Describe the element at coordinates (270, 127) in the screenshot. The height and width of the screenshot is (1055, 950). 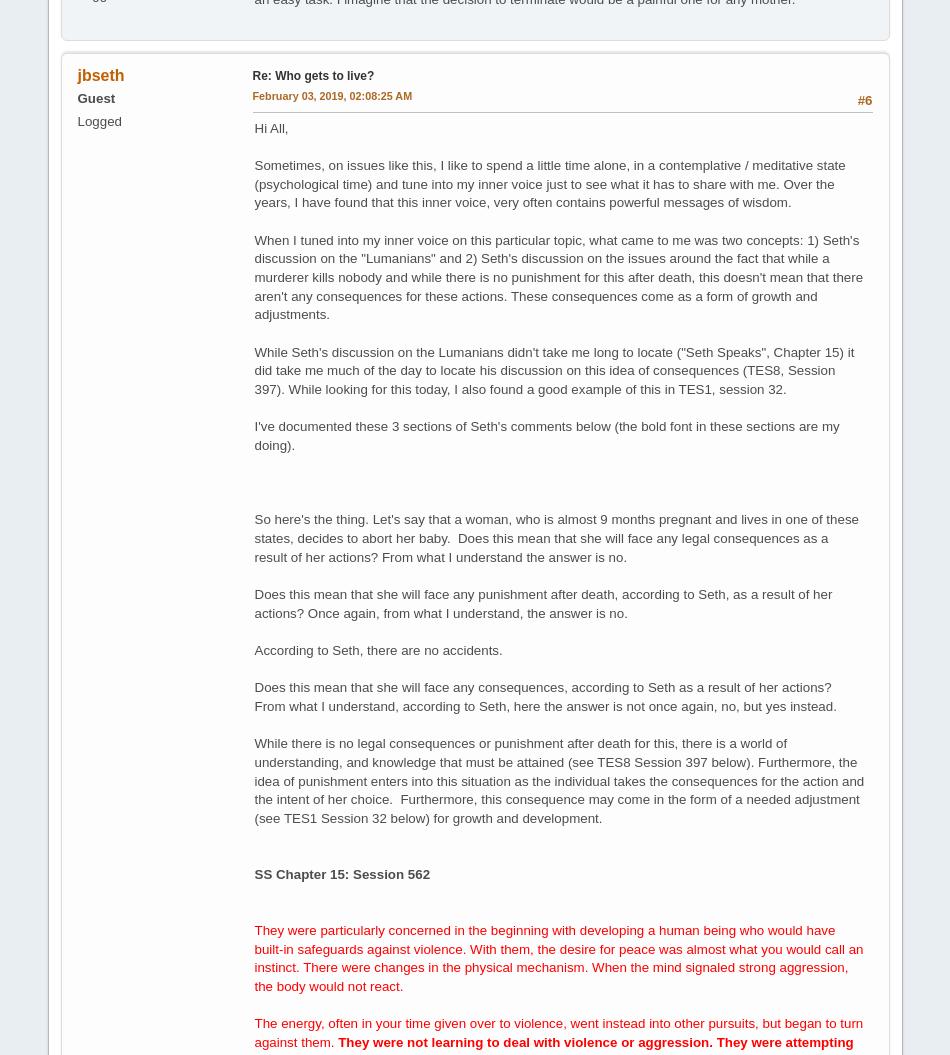
I see `'Hi All,'` at that location.